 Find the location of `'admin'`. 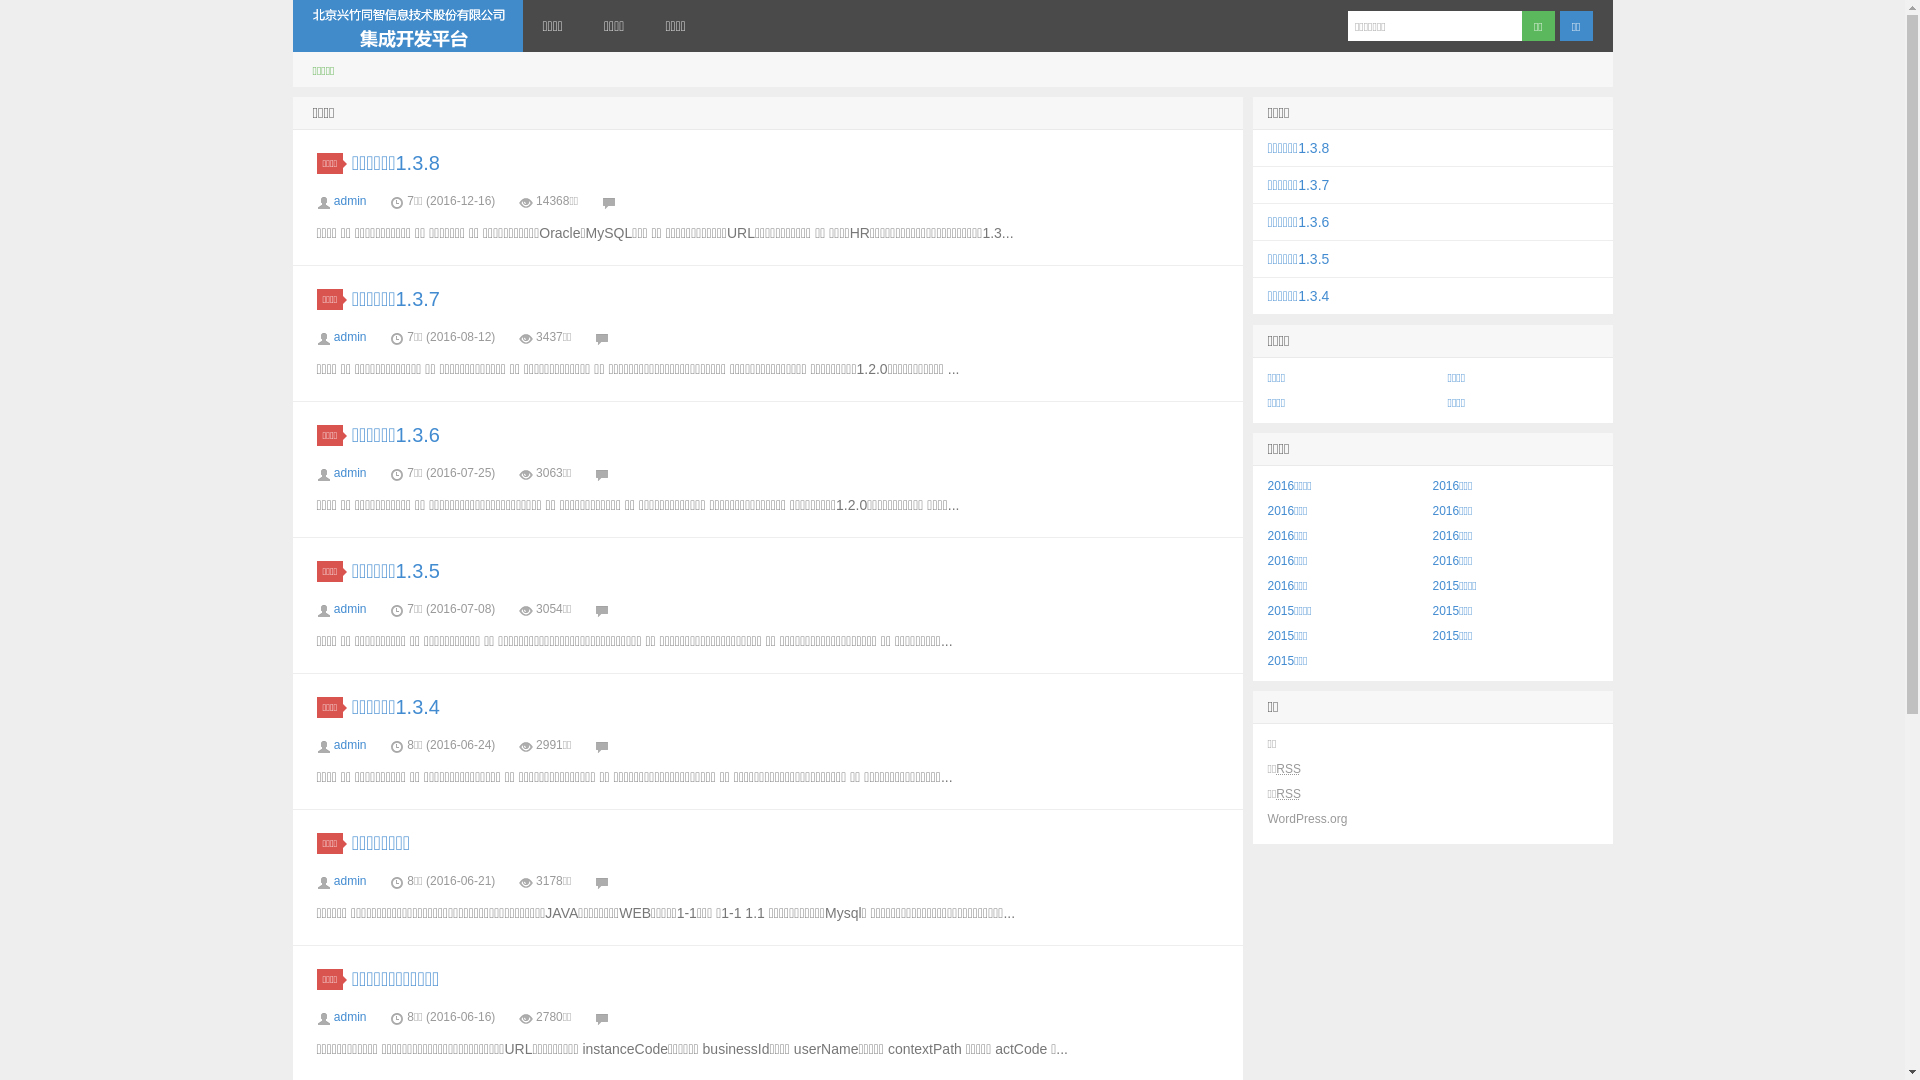

'admin' is located at coordinates (350, 200).